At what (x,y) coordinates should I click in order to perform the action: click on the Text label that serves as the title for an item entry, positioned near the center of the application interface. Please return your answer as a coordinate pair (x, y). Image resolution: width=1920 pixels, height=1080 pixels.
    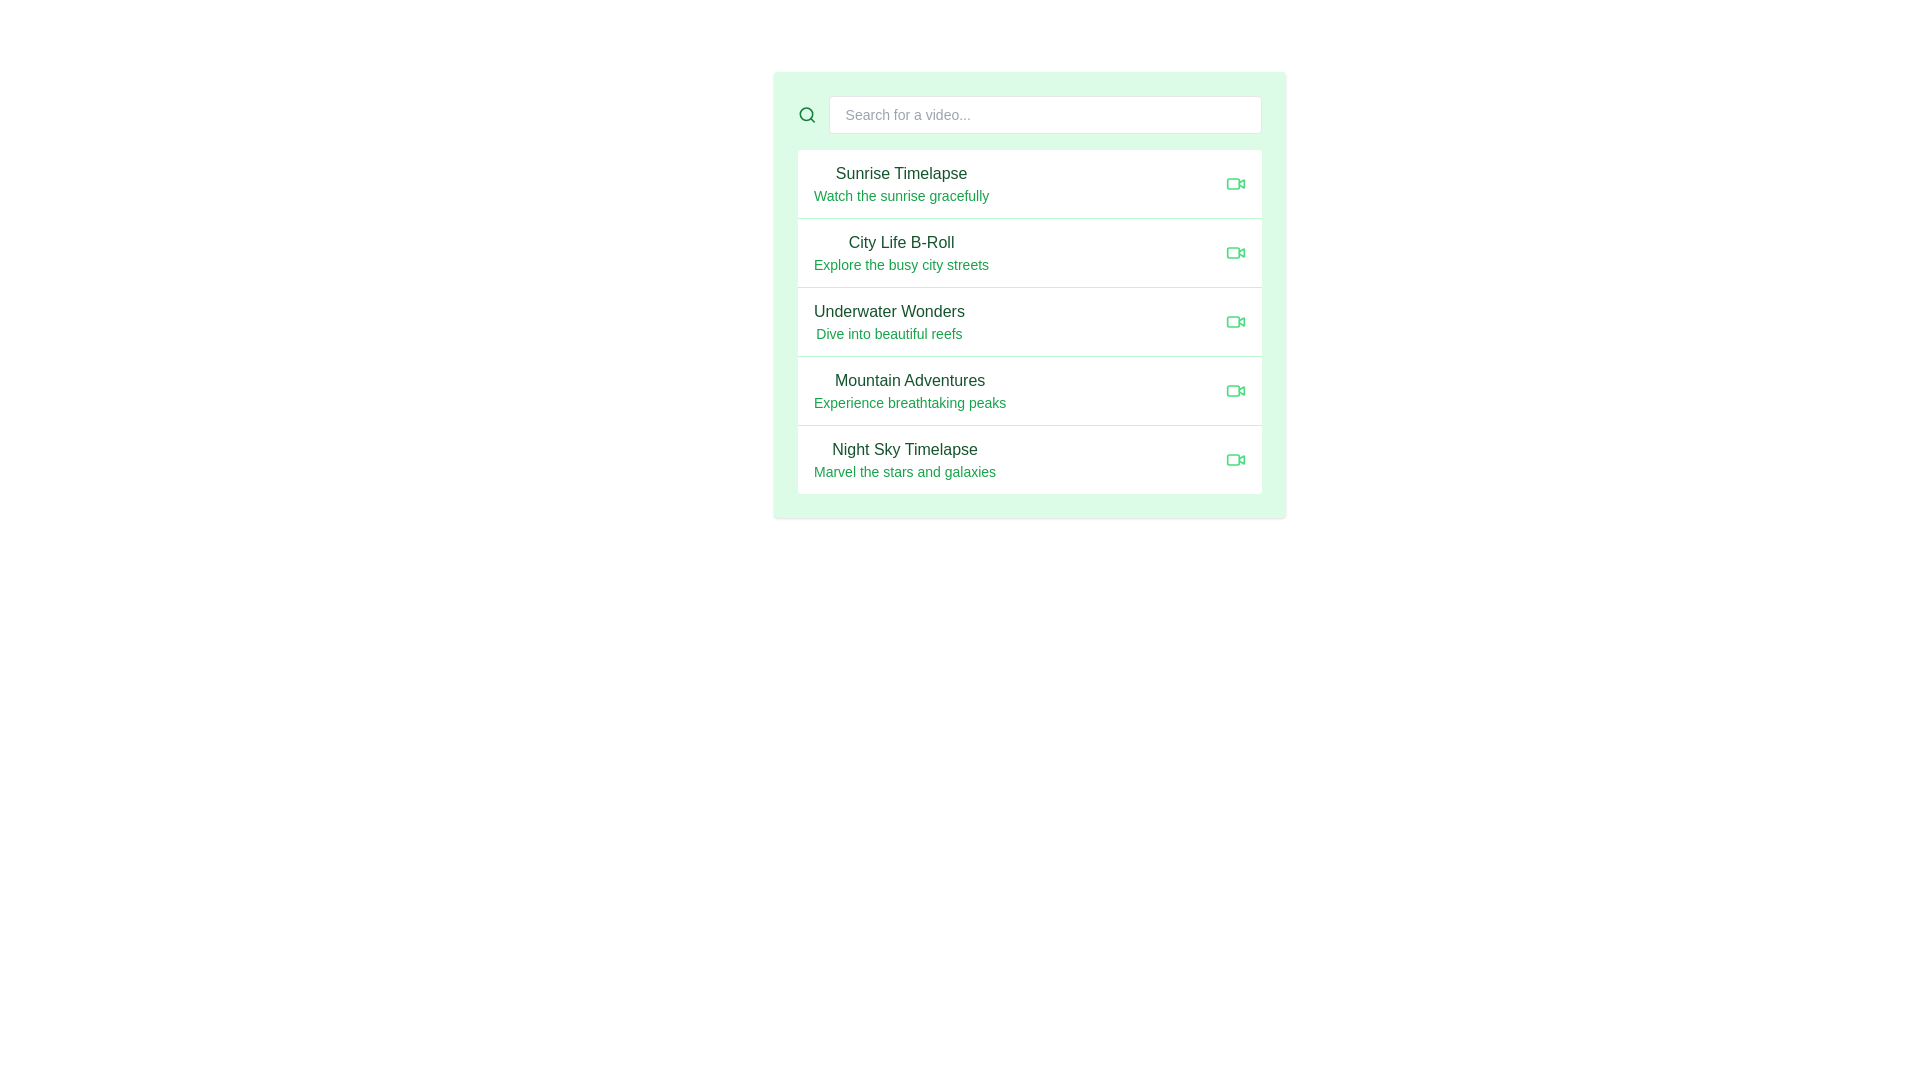
    Looking at the image, I should click on (900, 242).